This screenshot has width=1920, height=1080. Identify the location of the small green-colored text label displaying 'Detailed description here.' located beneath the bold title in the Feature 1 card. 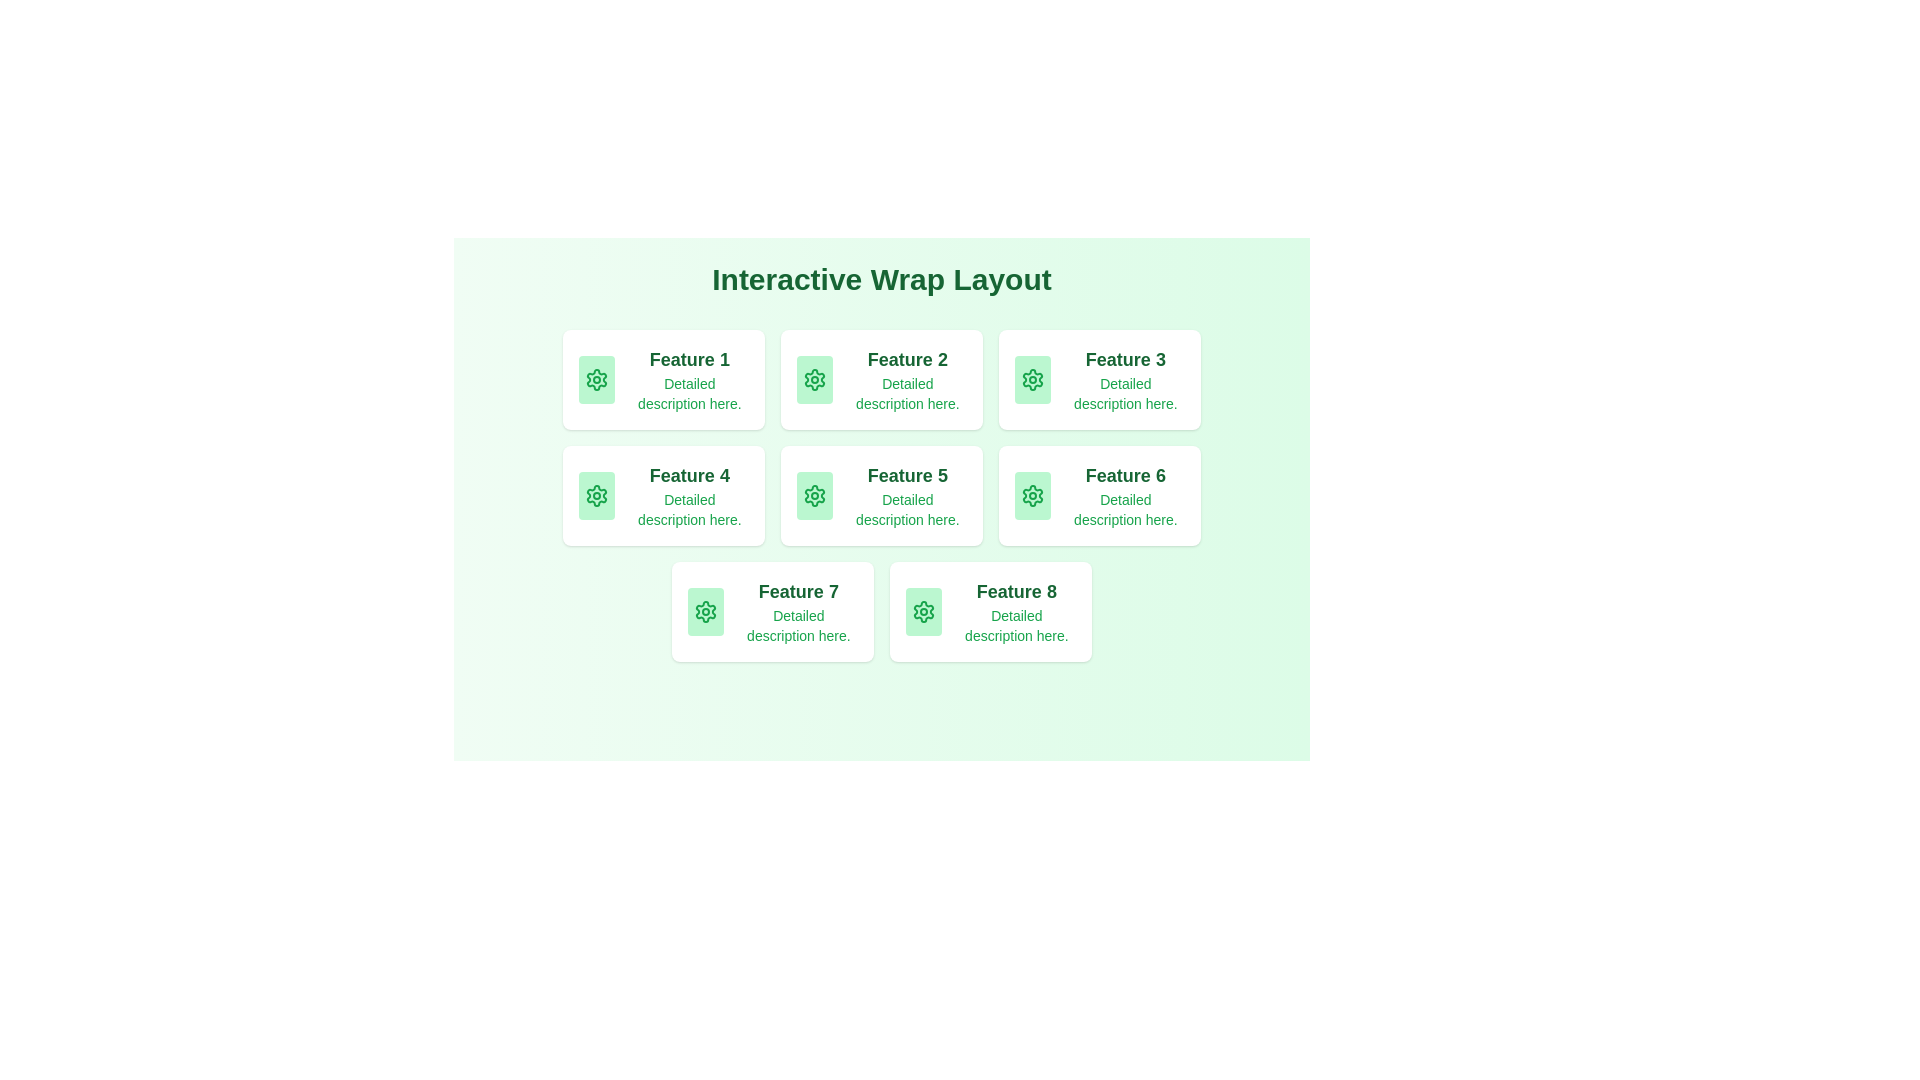
(689, 393).